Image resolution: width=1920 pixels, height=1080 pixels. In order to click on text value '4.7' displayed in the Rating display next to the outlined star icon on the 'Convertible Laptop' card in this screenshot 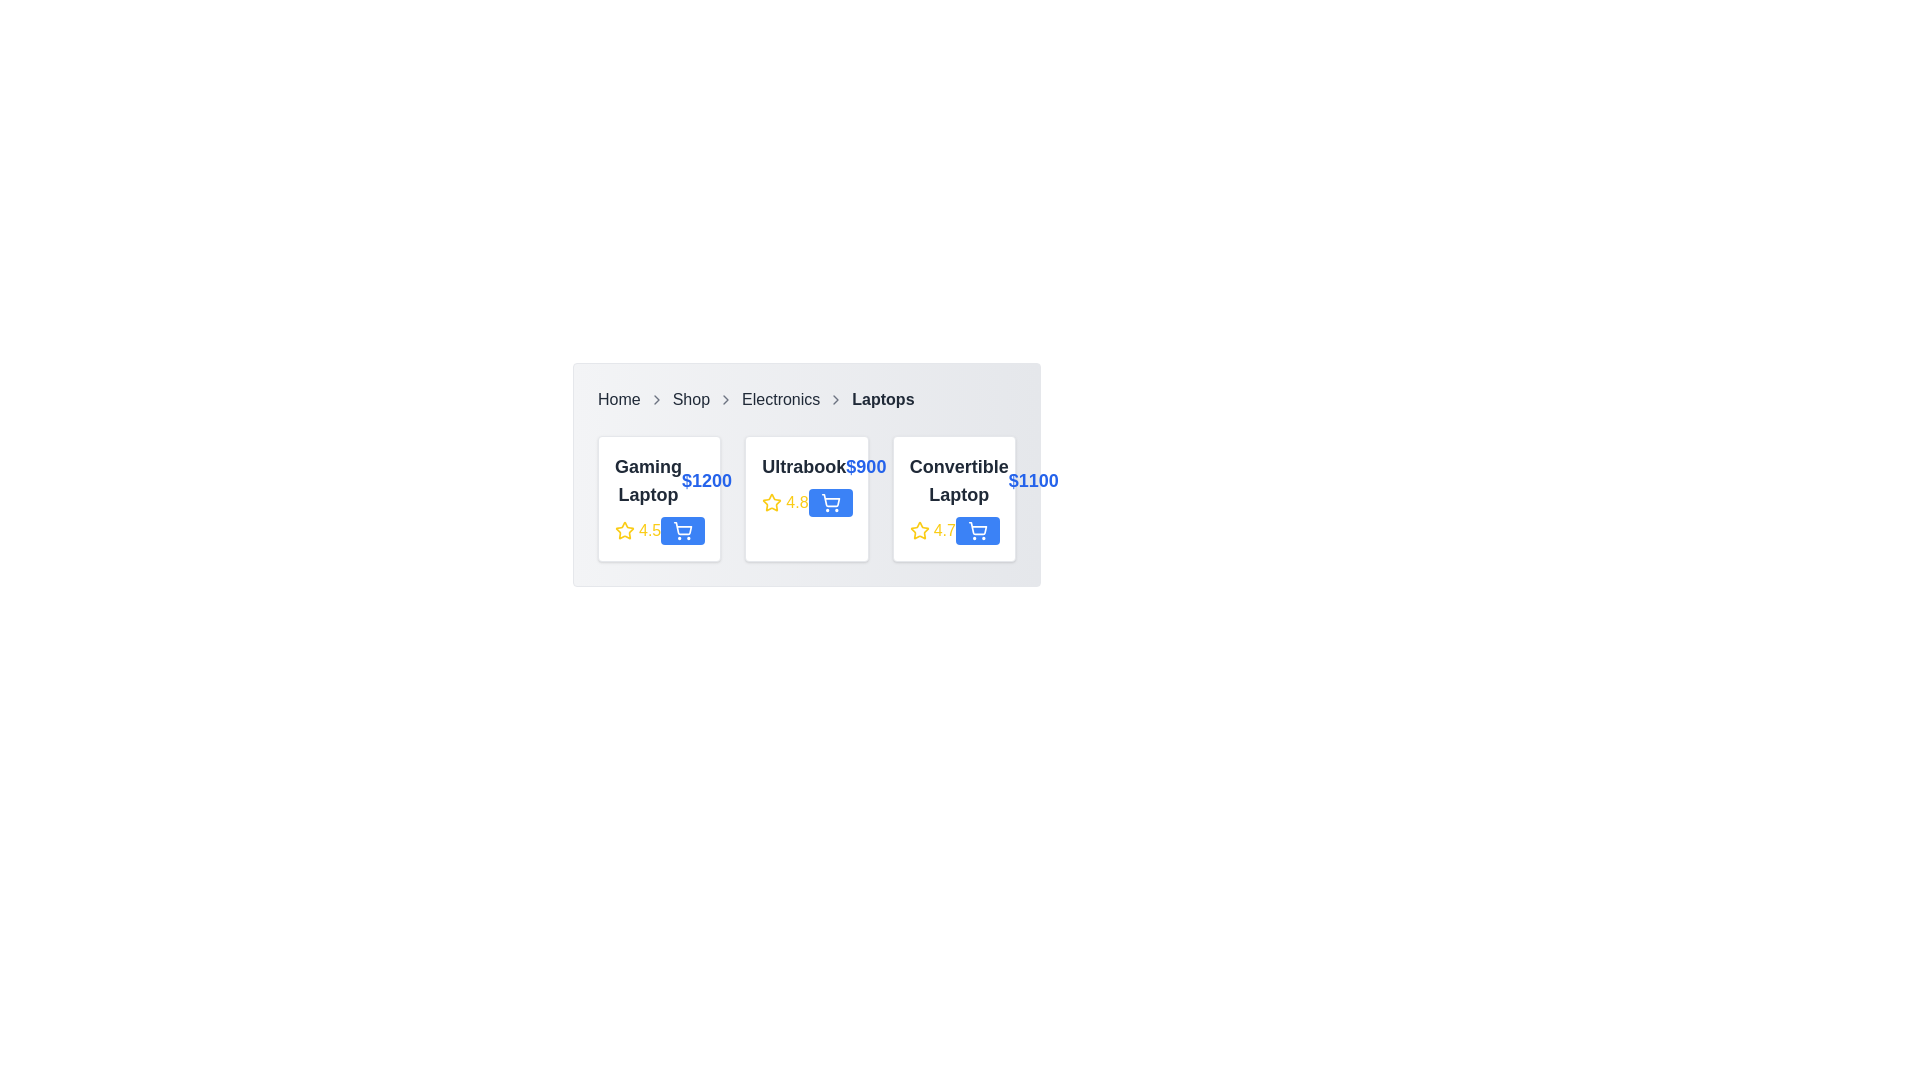, I will do `click(931, 530)`.